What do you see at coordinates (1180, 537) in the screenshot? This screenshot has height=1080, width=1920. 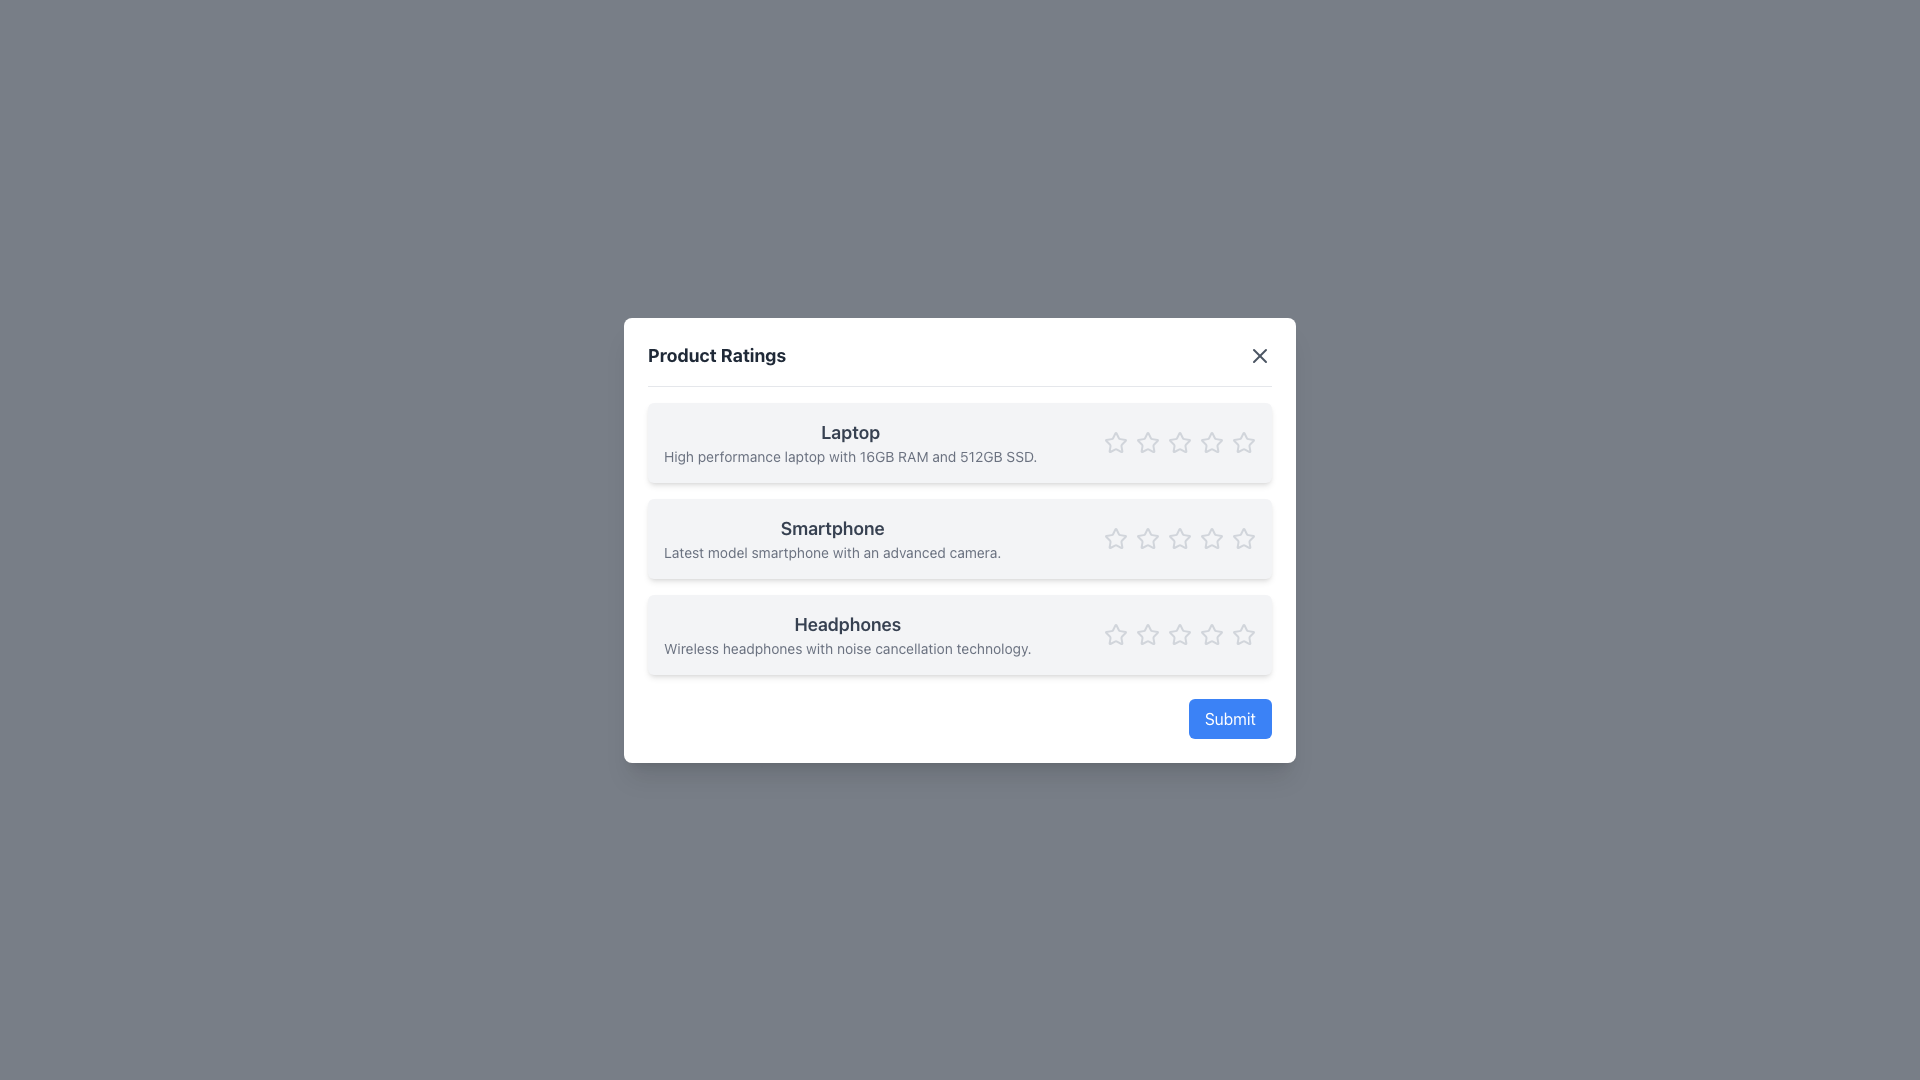 I see `the third star in the rating control for the 'Smartphone' product` at bounding box center [1180, 537].